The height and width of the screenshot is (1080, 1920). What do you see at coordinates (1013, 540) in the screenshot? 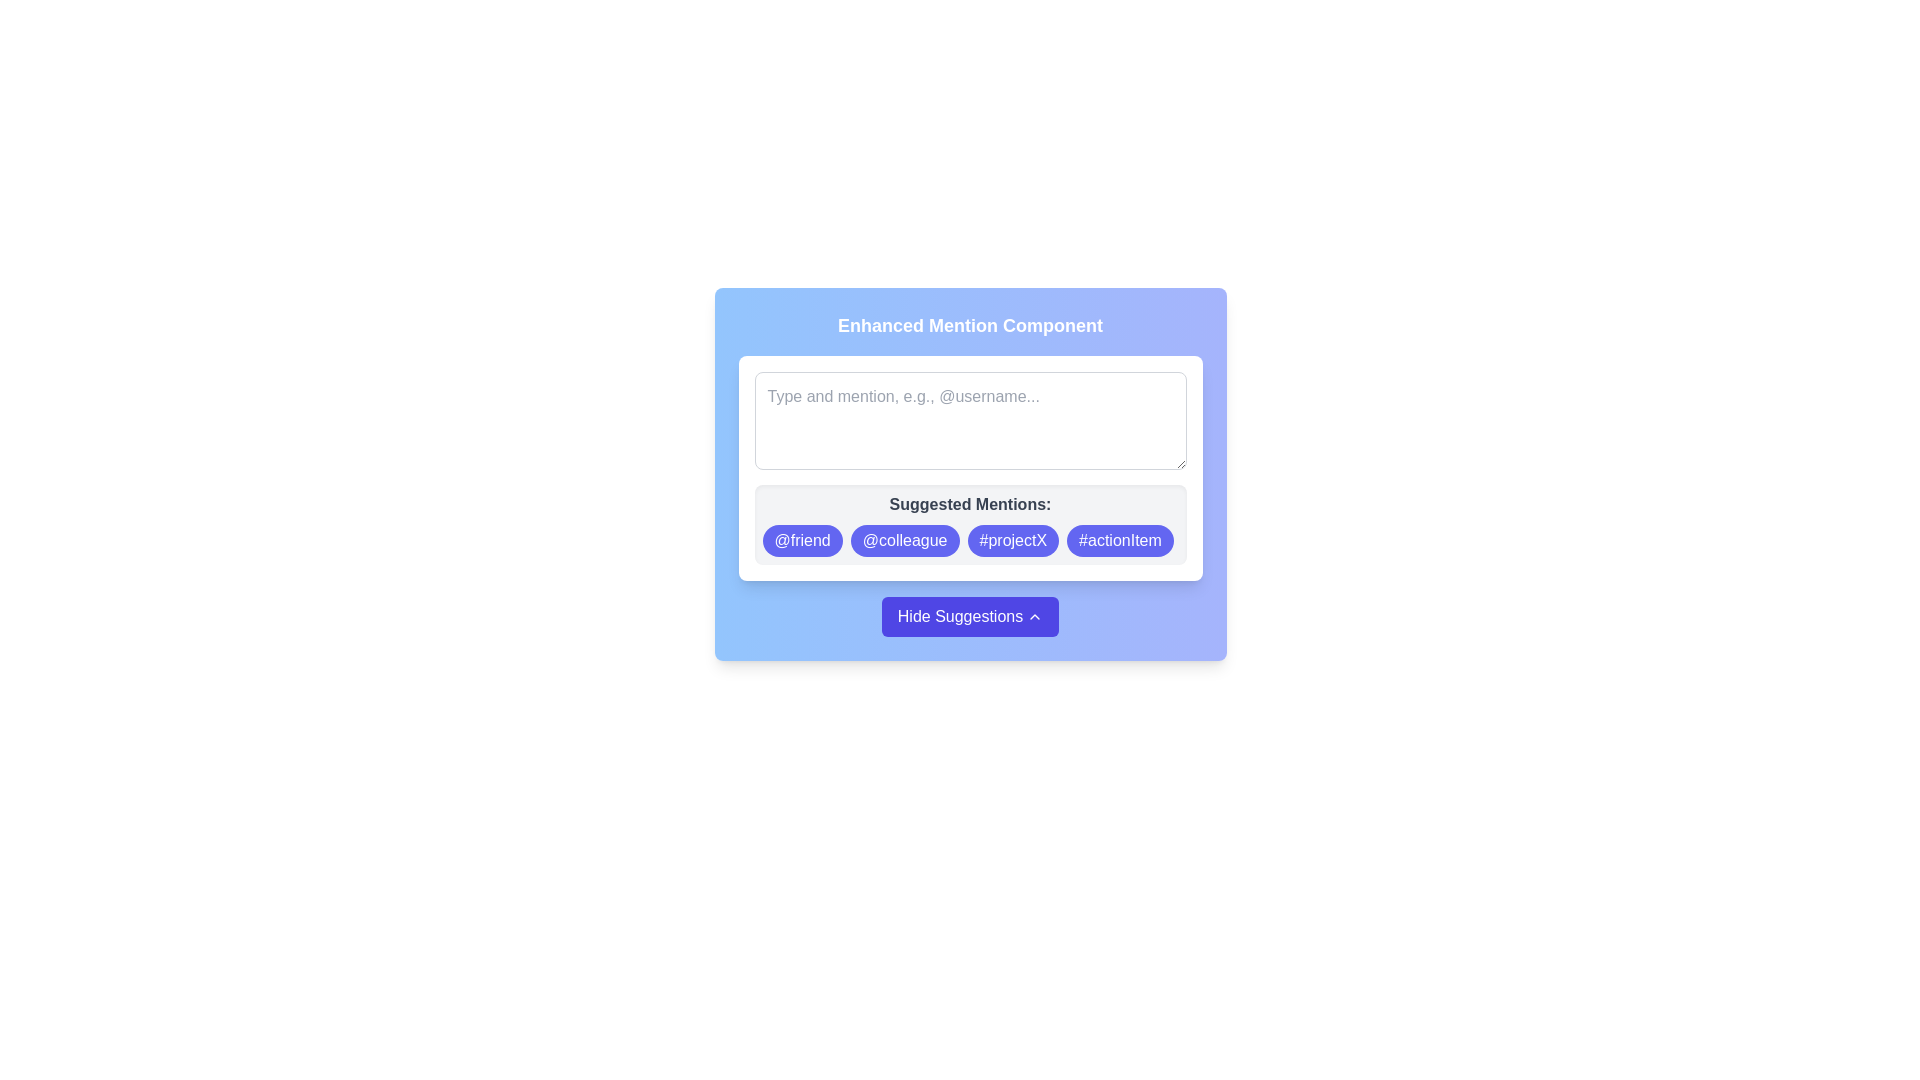
I see `the 'Project X' tag located between '@colleague' and '#actionItem' in the 'Suggested Mentions' section` at bounding box center [1013, 540].